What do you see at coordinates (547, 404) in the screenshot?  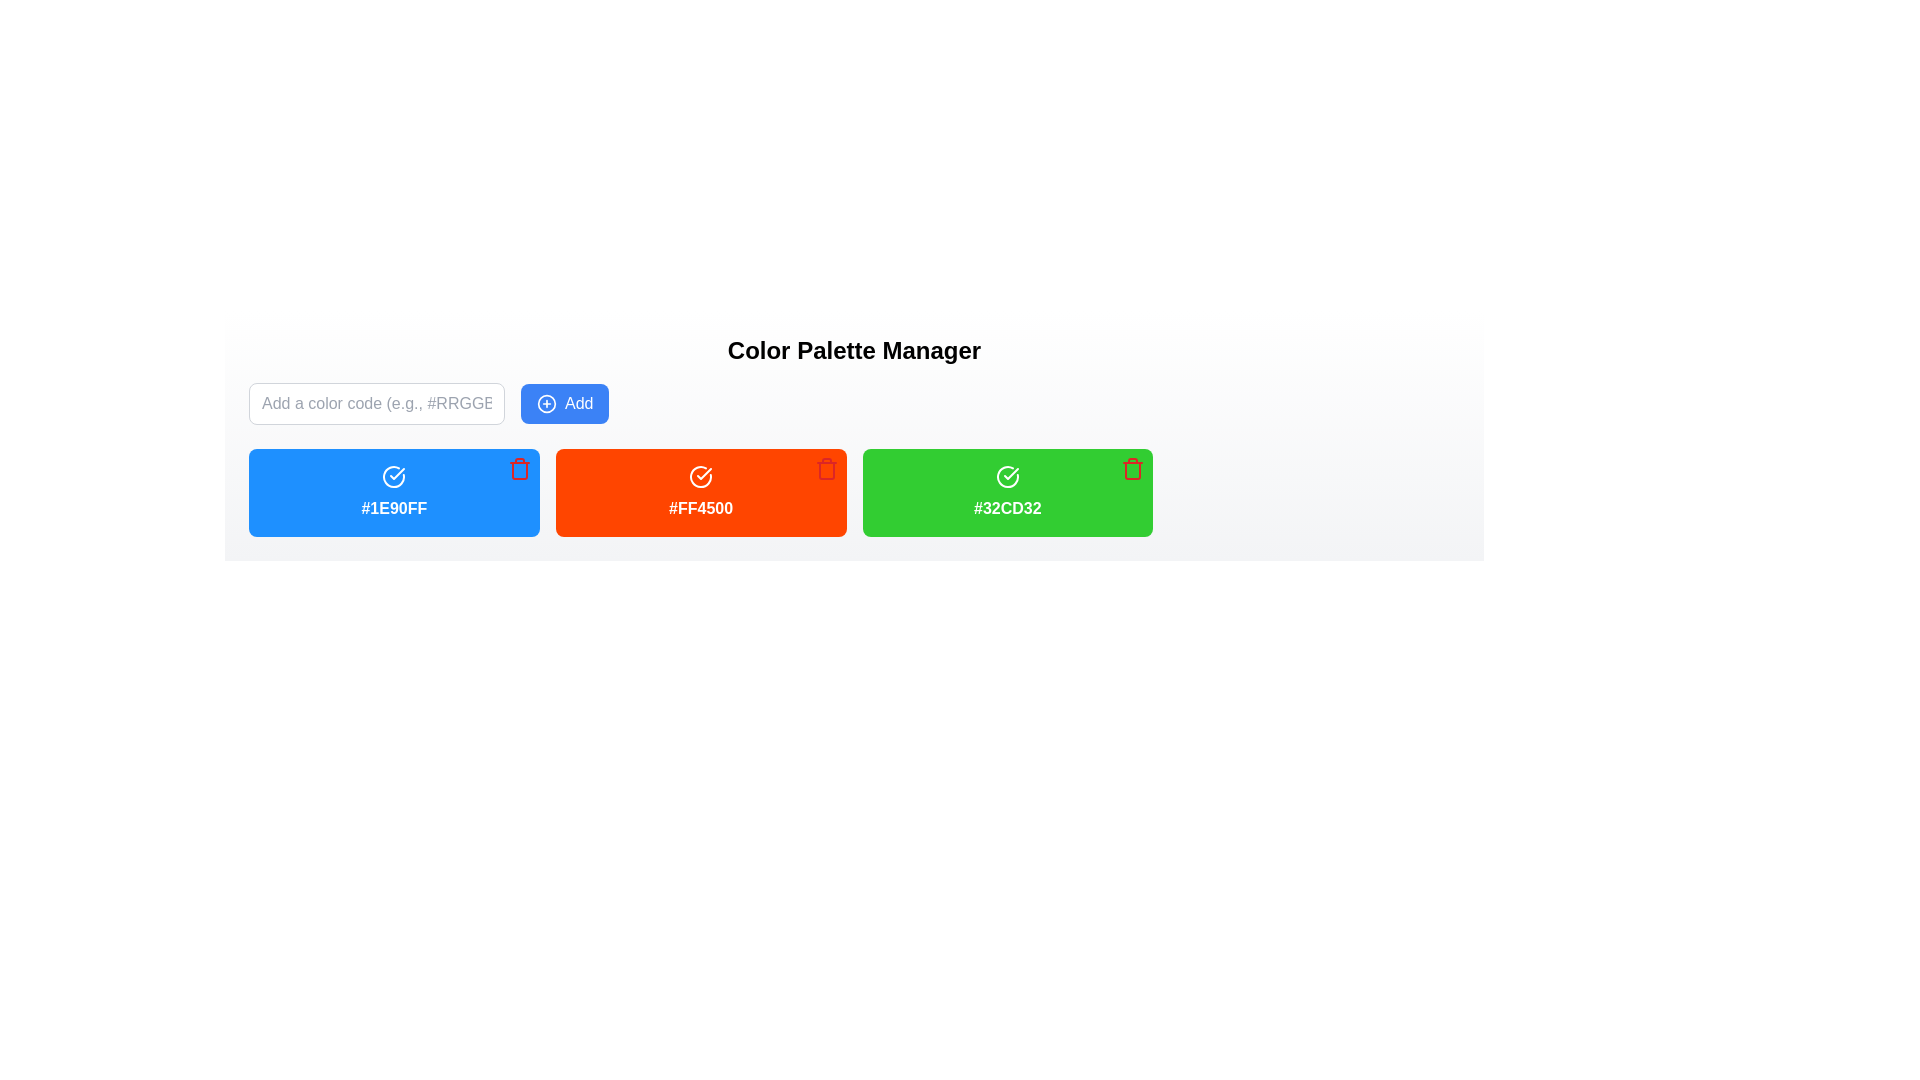 I see `the SVG graphical element representing a blue circle with a plus sign, located near the top of the interface adjacent to a text input field and a button labeled 'Add'` at bounding box center [547, 404].